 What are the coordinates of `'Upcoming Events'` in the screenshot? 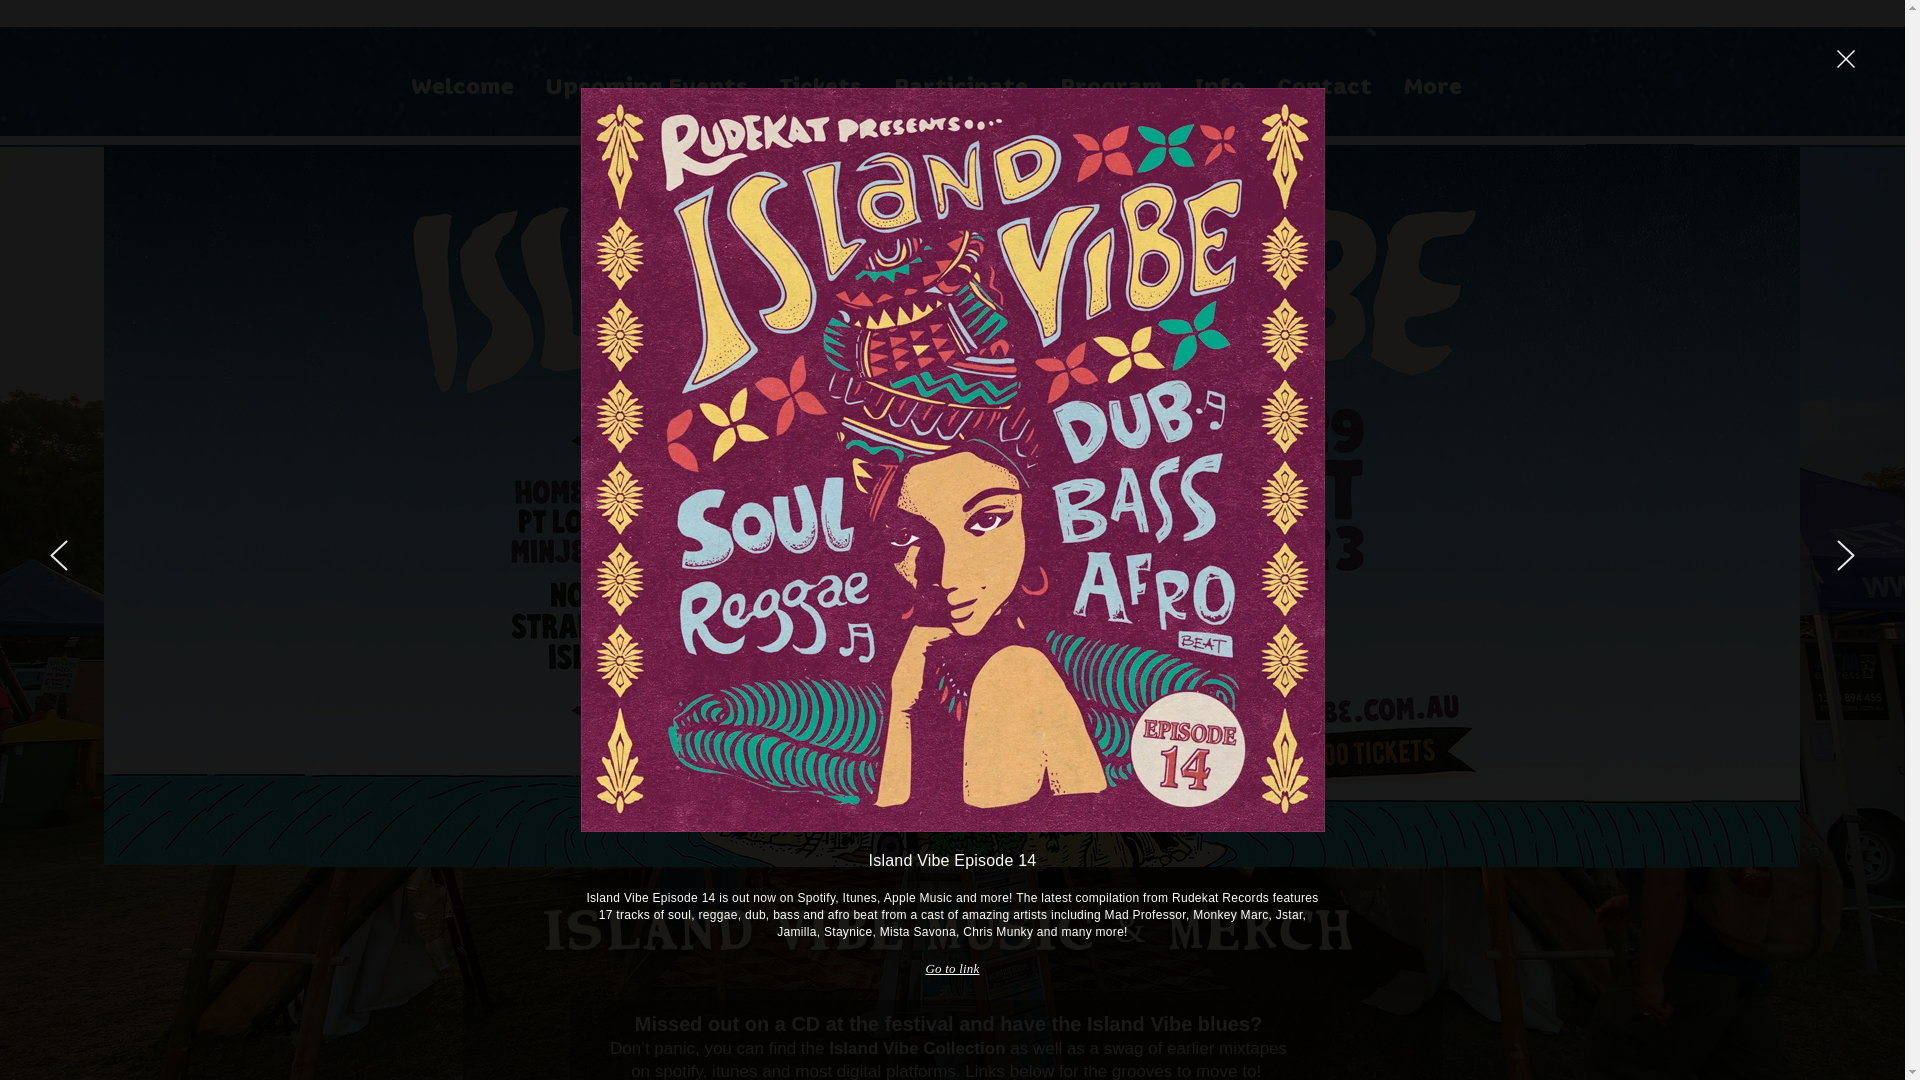 It's located at (647, 84).